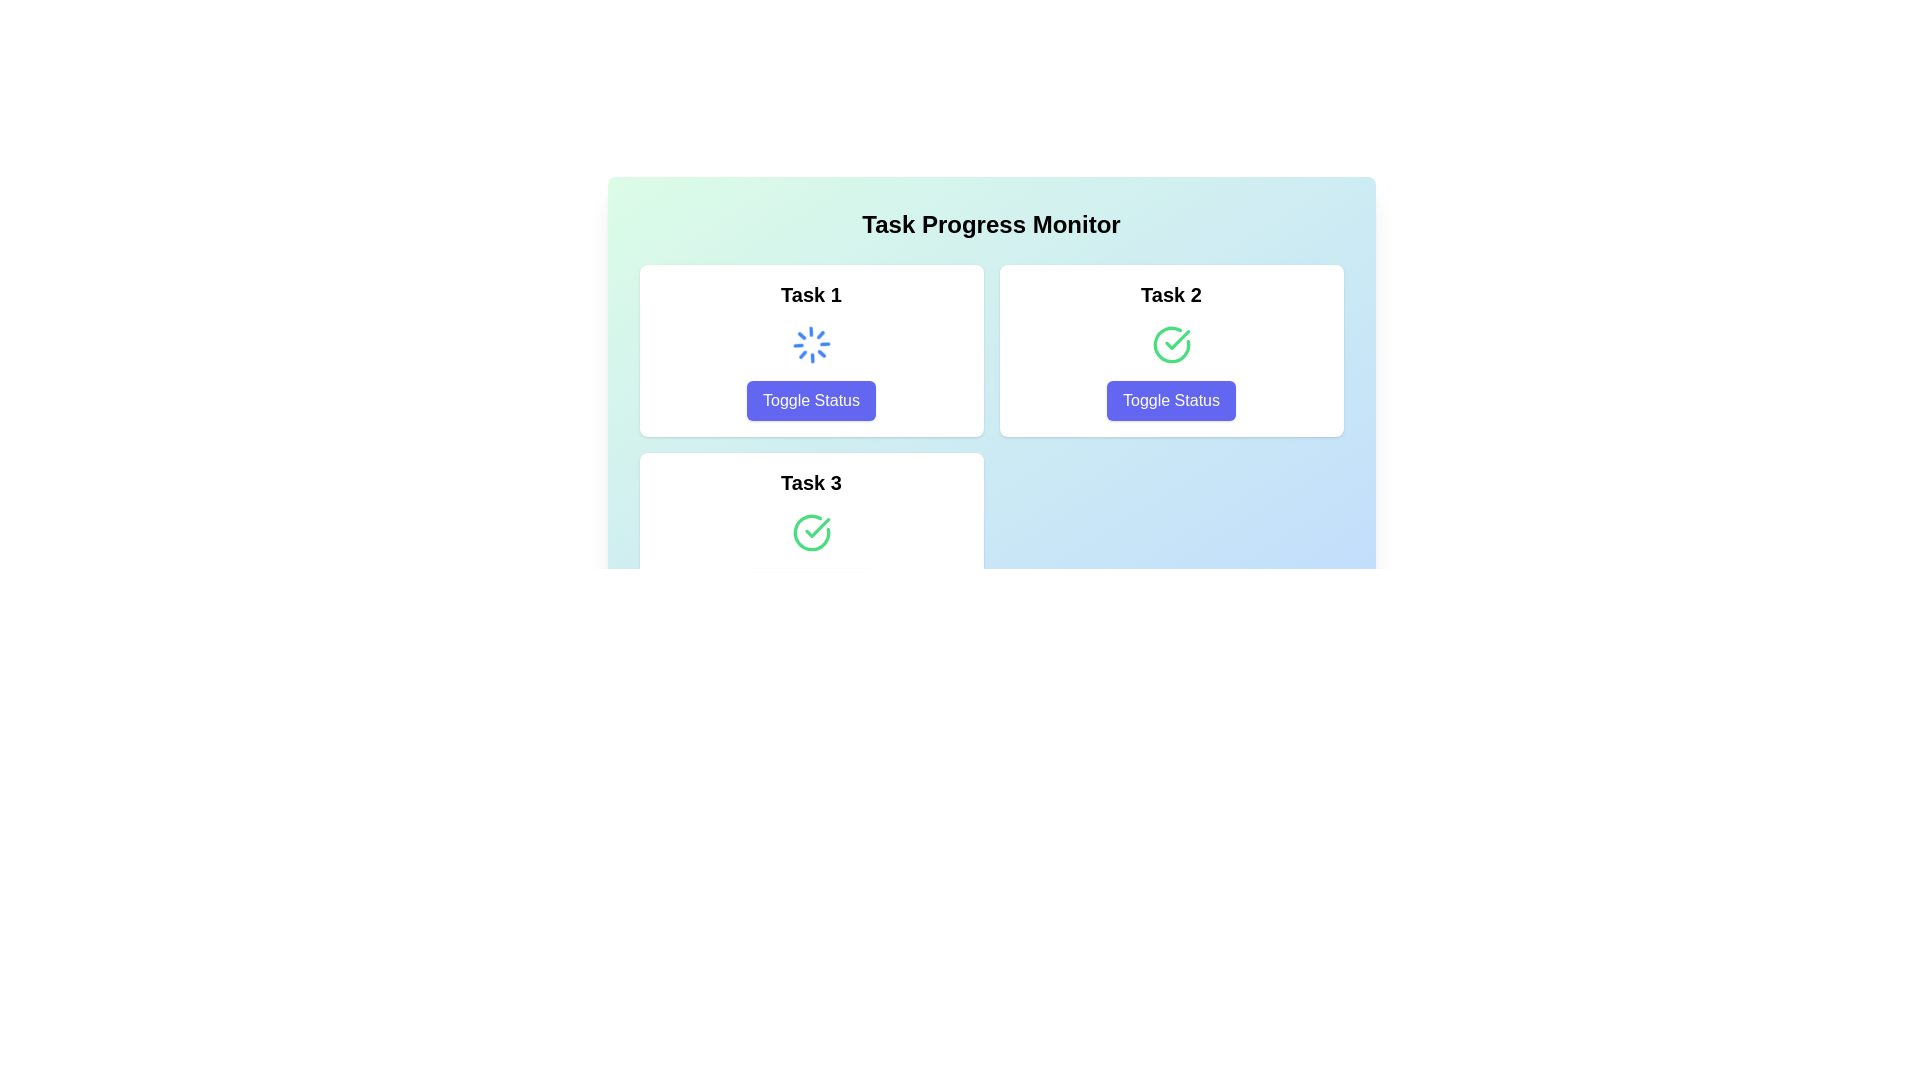  What do you see at coordinates (817, 527) in the screenshot?
I see `the green checkmark icon located within the Task 3 card, which is positioned above the 'Toggle Status' button and below the 'Task 3' label` at bounding box center [817, 527].